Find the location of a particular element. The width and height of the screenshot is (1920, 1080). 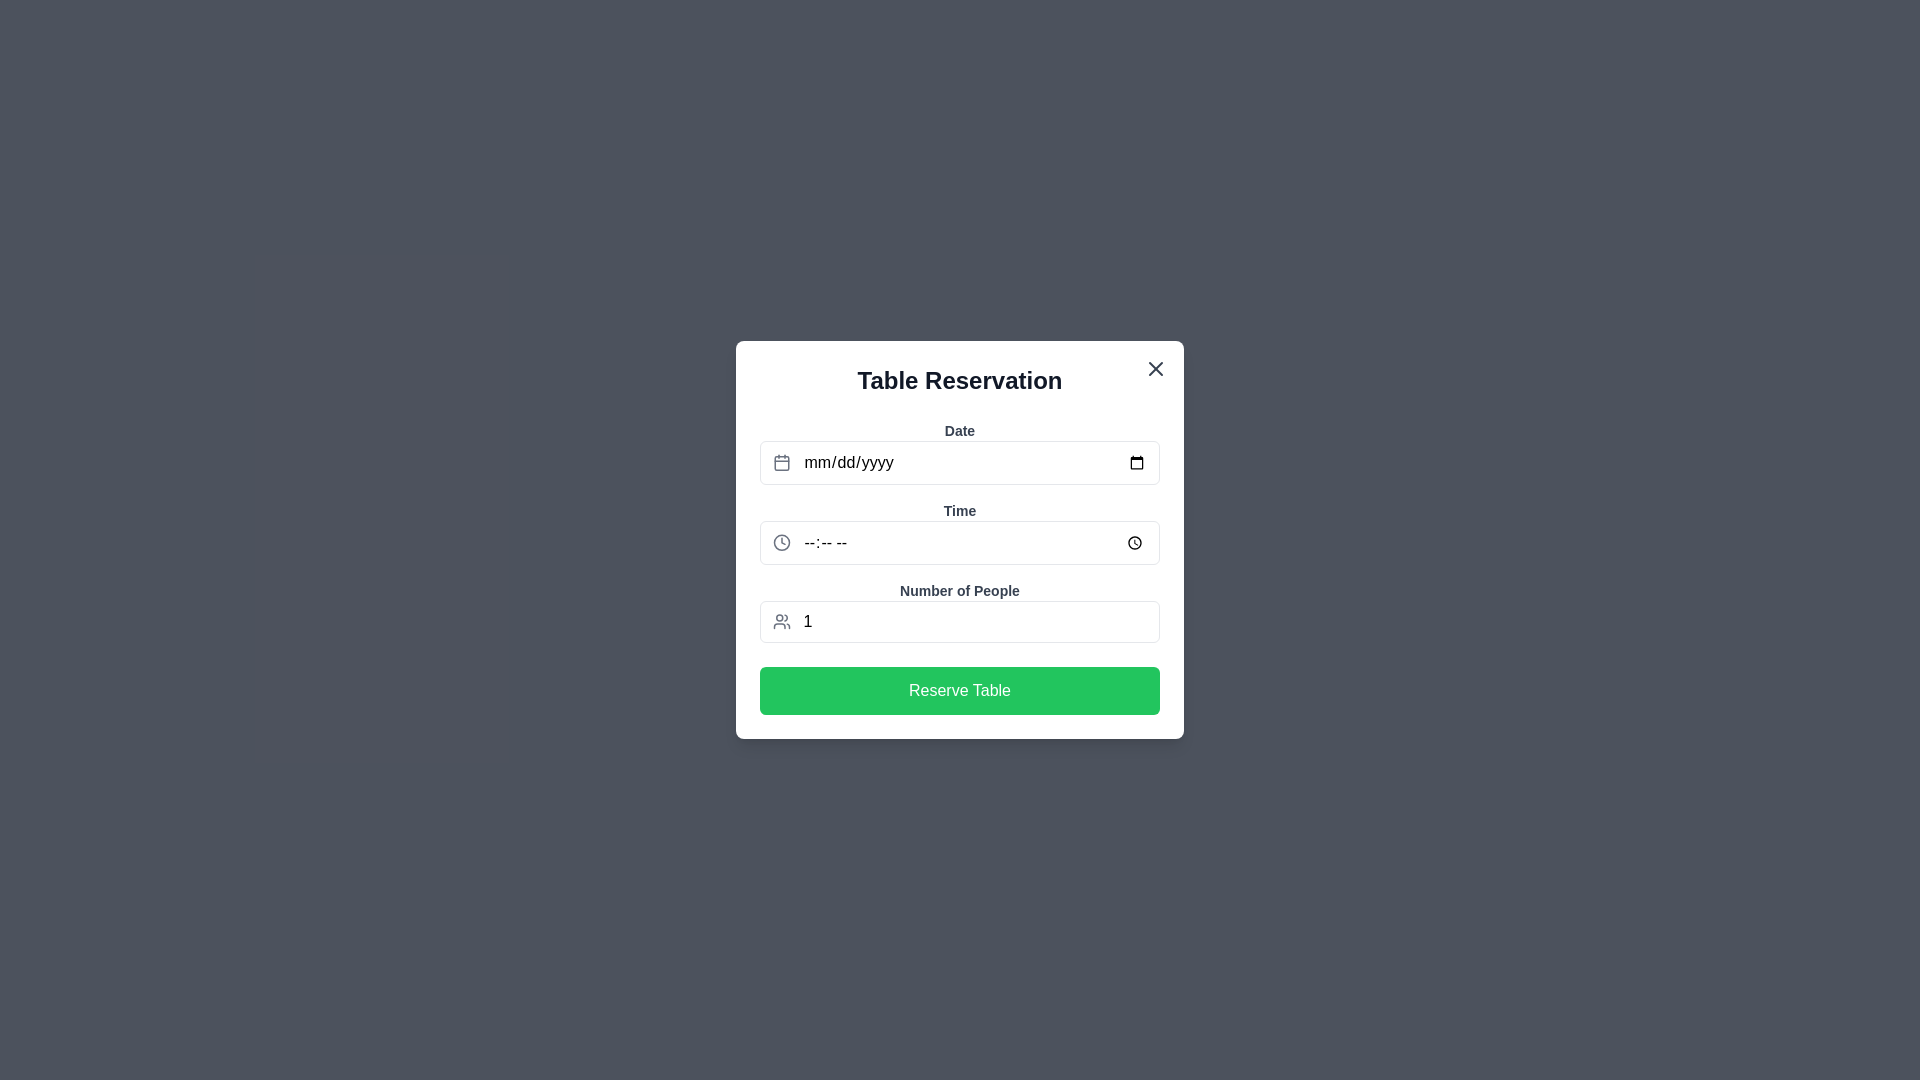

the 'Reserve Table' button with a green background and white text located at the bottom of the 'Table Reservation' modal dialog box to confirm the reservation is located at coordinates (960, 689).